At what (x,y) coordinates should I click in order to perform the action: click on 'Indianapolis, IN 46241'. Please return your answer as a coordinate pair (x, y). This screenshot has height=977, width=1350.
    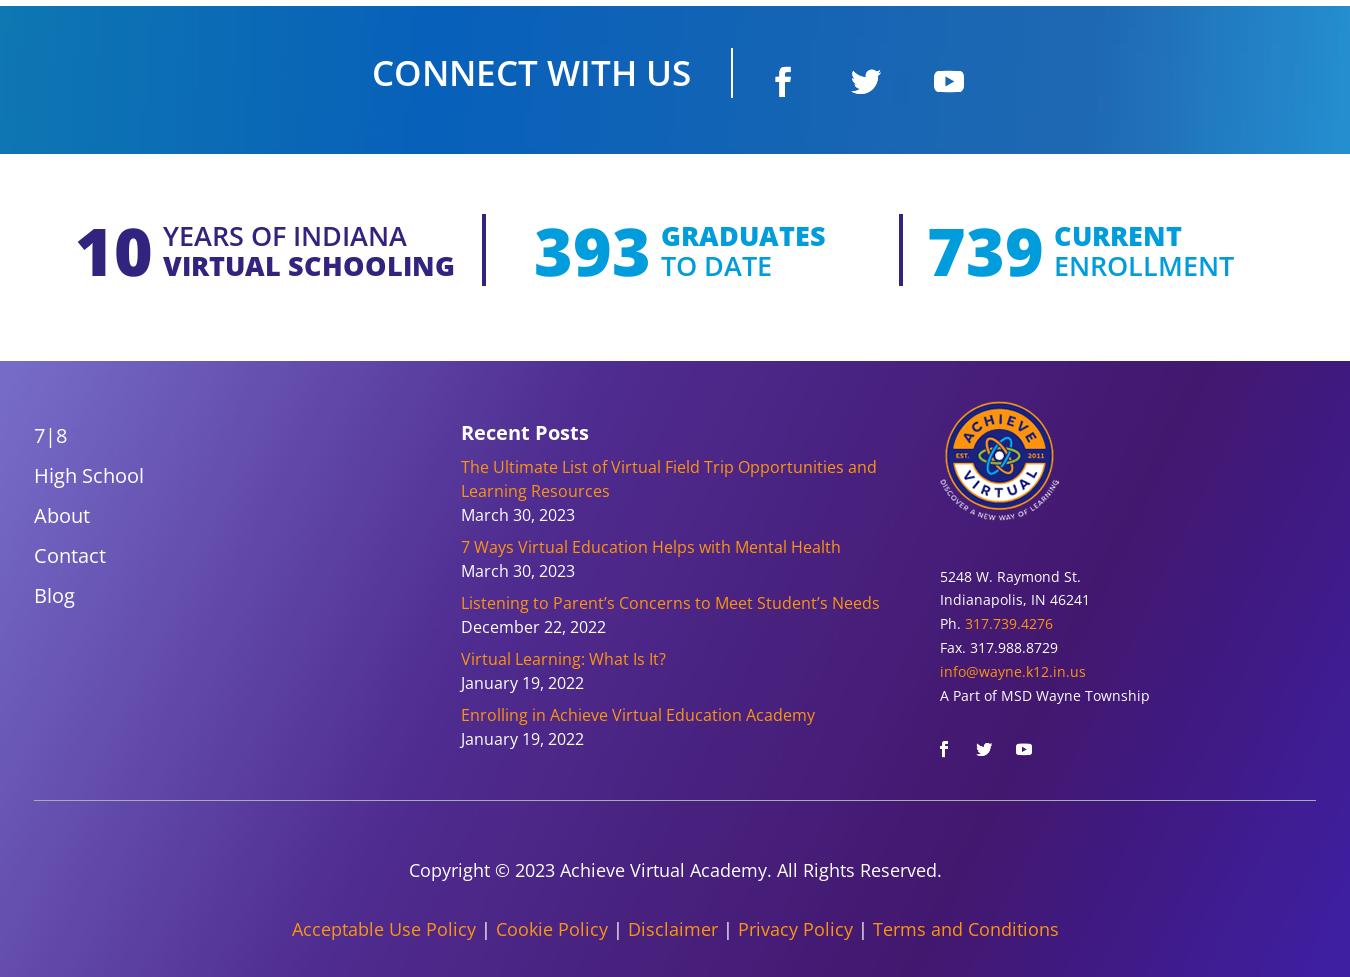
    Looking at the image, I should click on (1015, 598).